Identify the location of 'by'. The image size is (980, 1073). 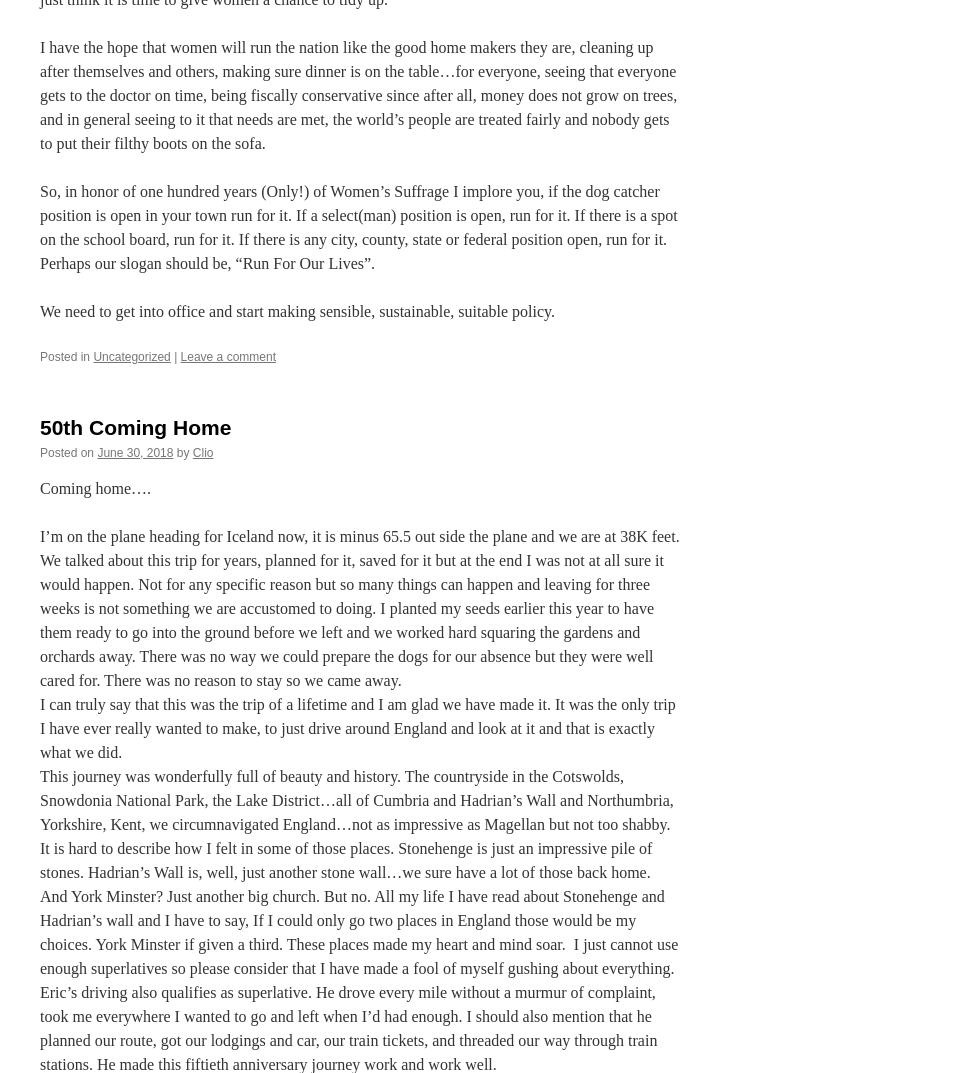
(182, 451).